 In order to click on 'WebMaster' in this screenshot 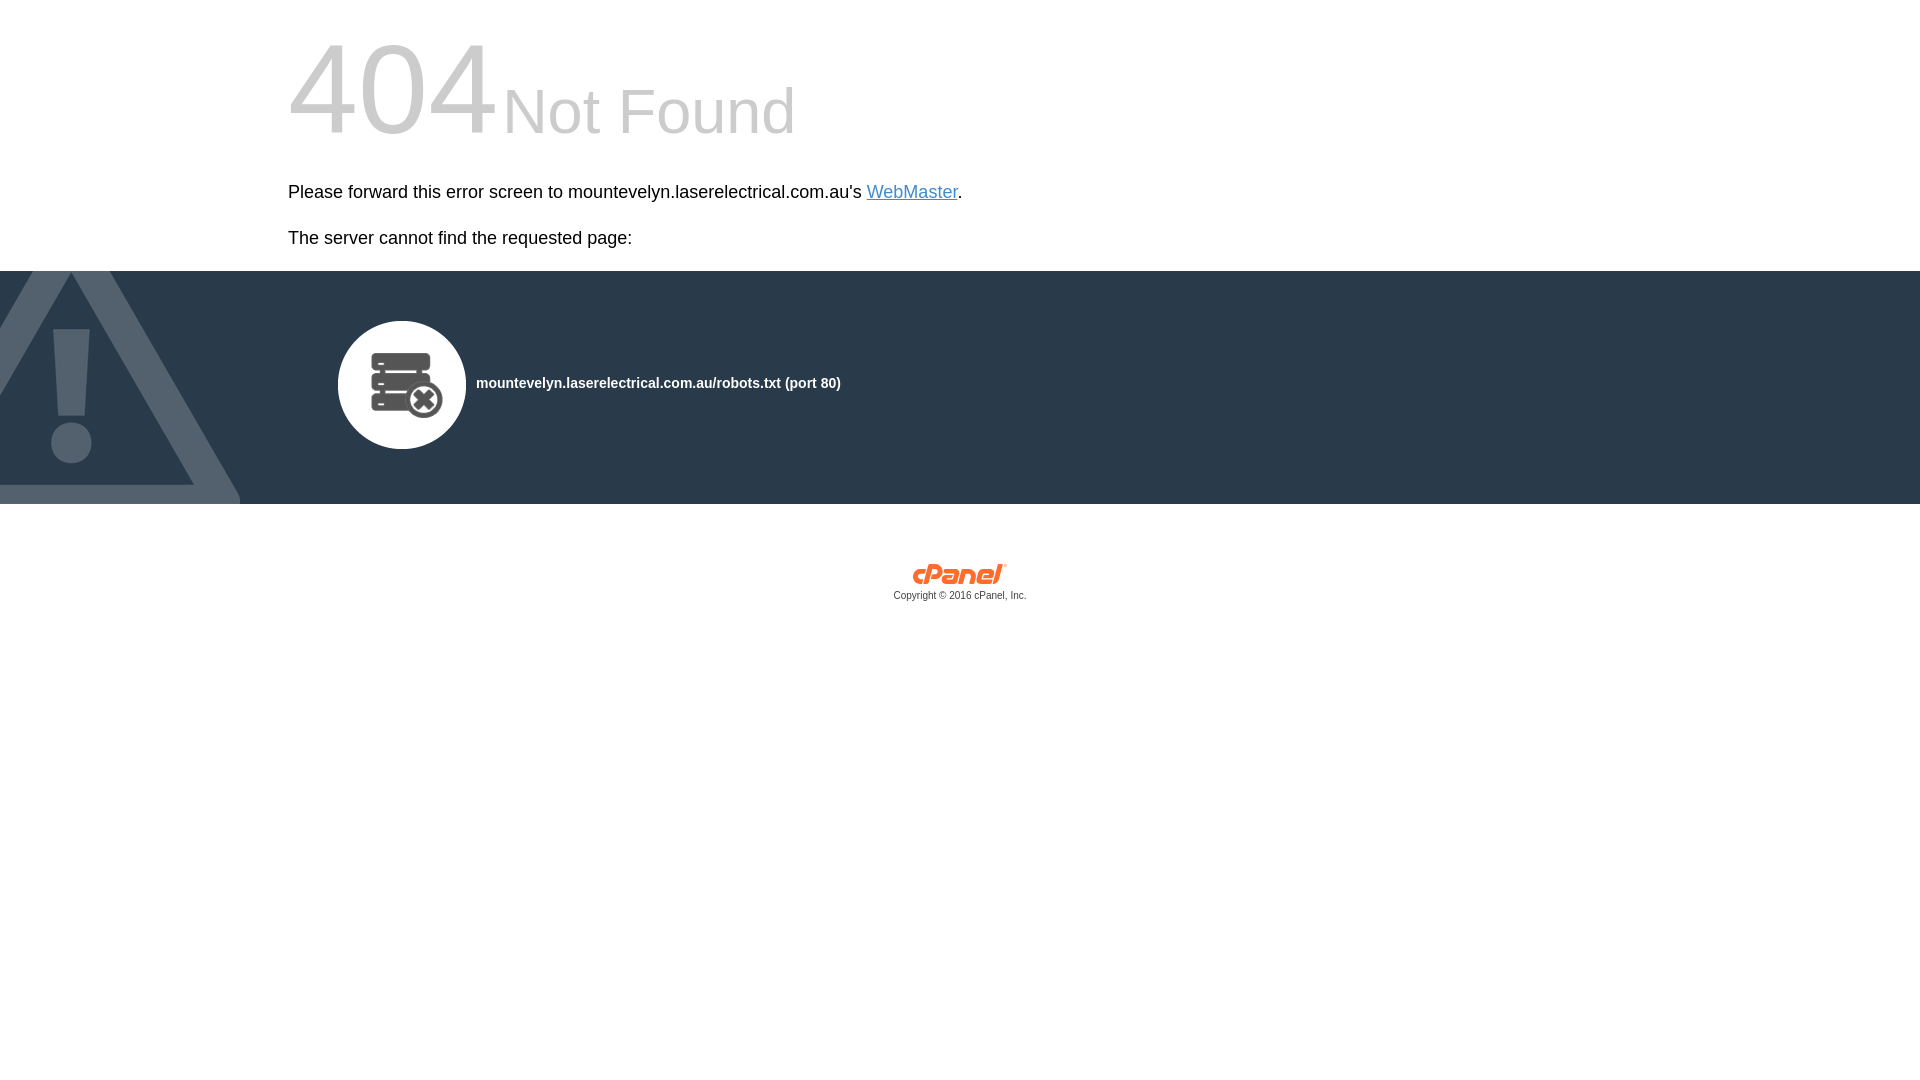, I will do `click(911, 192)`.